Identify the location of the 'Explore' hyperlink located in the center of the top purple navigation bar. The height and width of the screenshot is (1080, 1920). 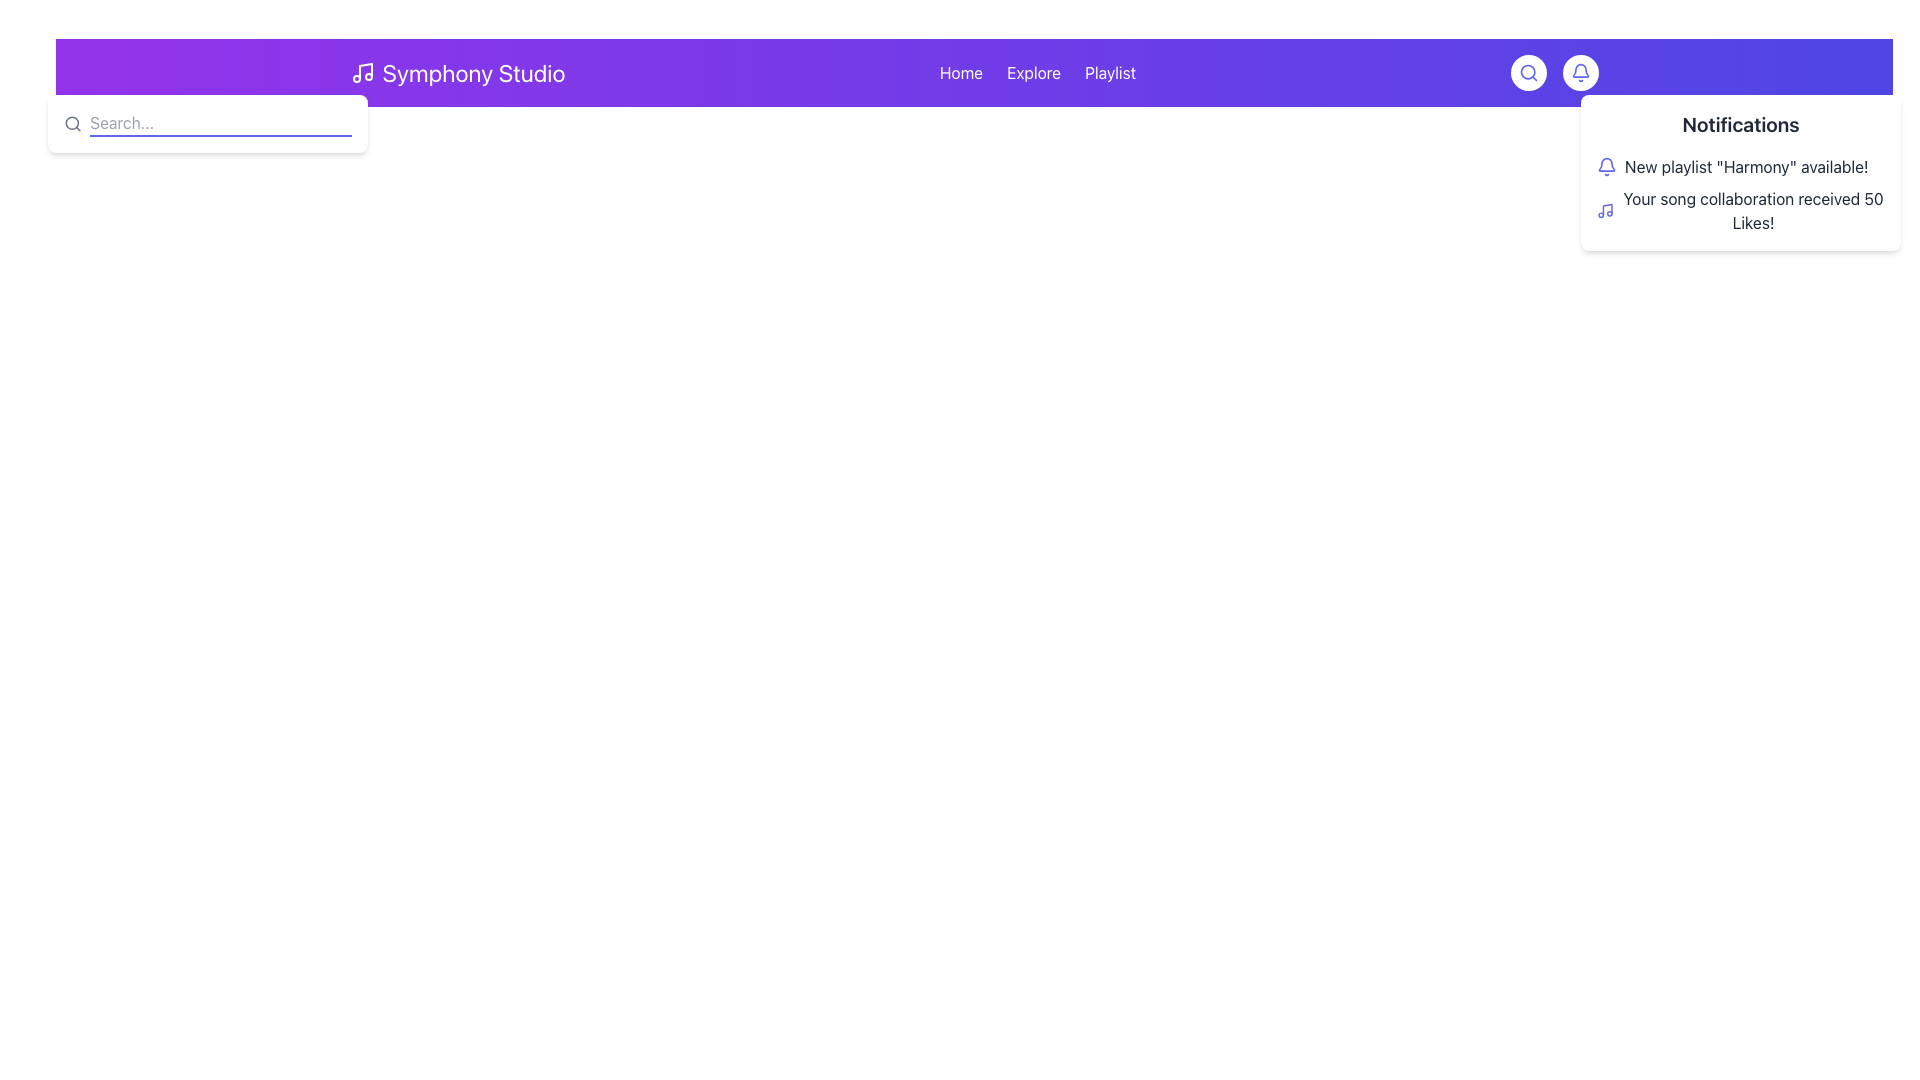
(1034, 72).